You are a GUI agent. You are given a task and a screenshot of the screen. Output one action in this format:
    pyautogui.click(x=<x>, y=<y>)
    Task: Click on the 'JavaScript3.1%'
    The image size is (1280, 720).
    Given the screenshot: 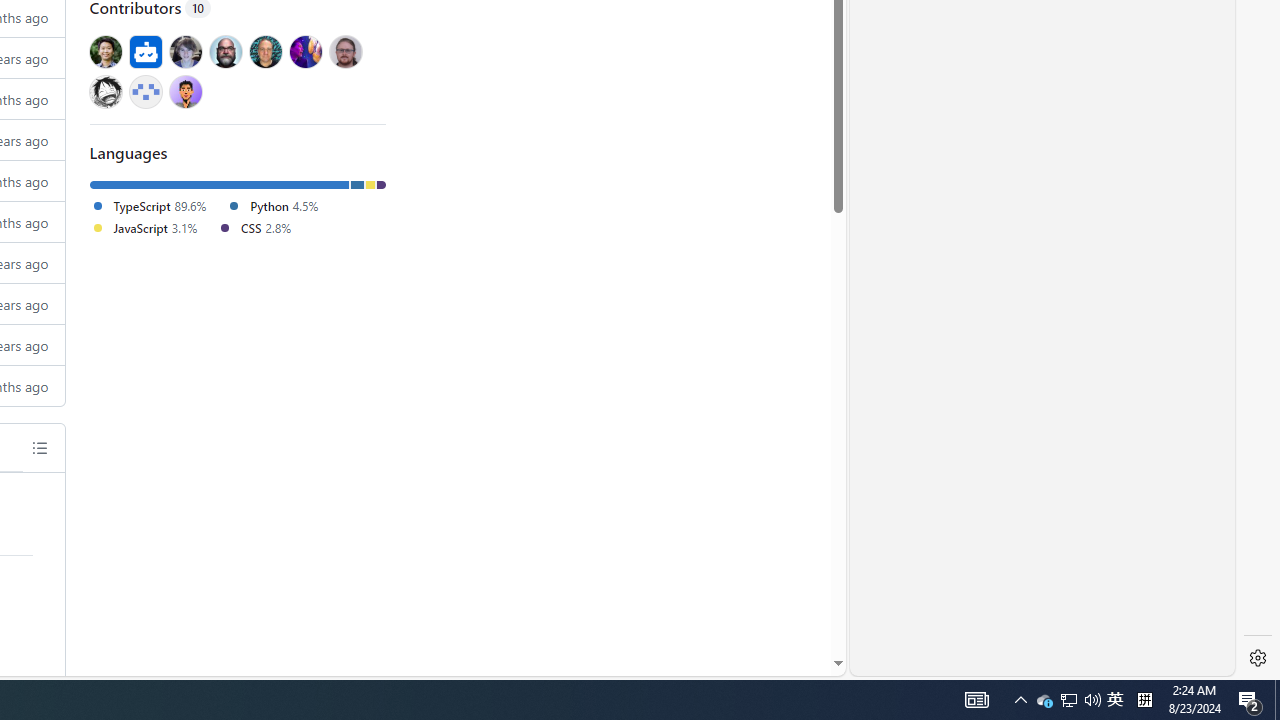 What is the action you would take?
    pyautogui.click(x=152, y=227)
    